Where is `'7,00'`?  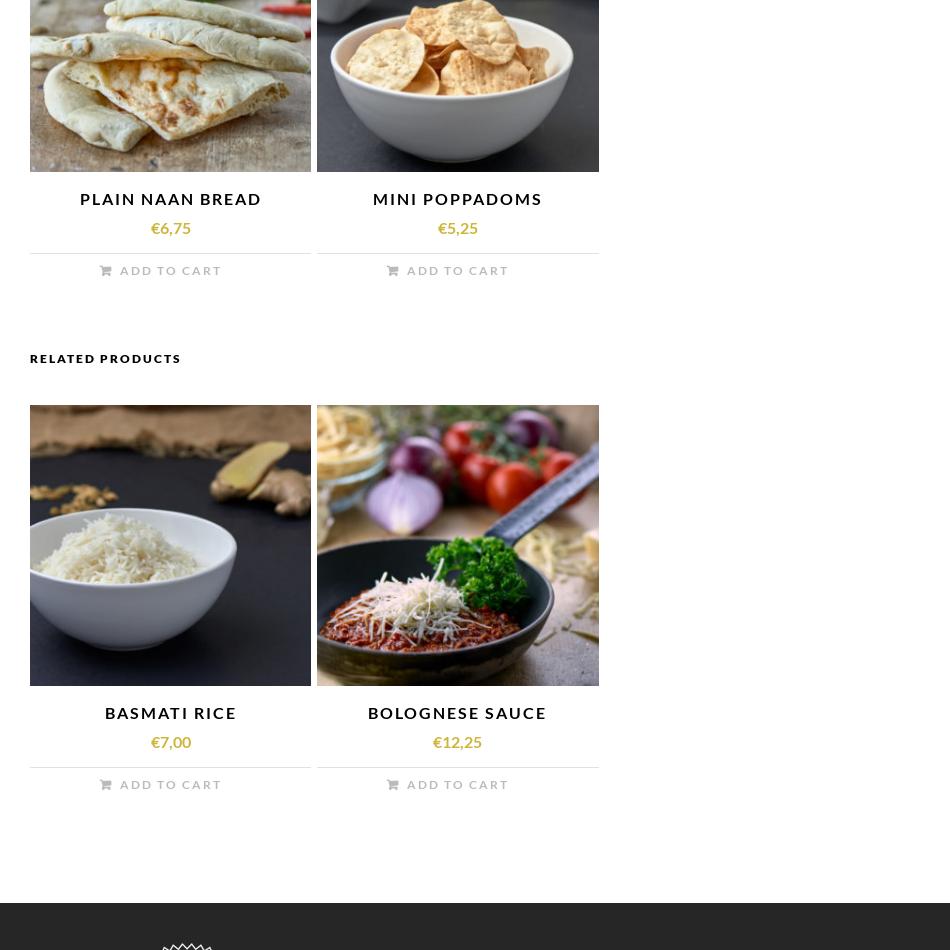 '7,00' is located at coordinates (159, 740).